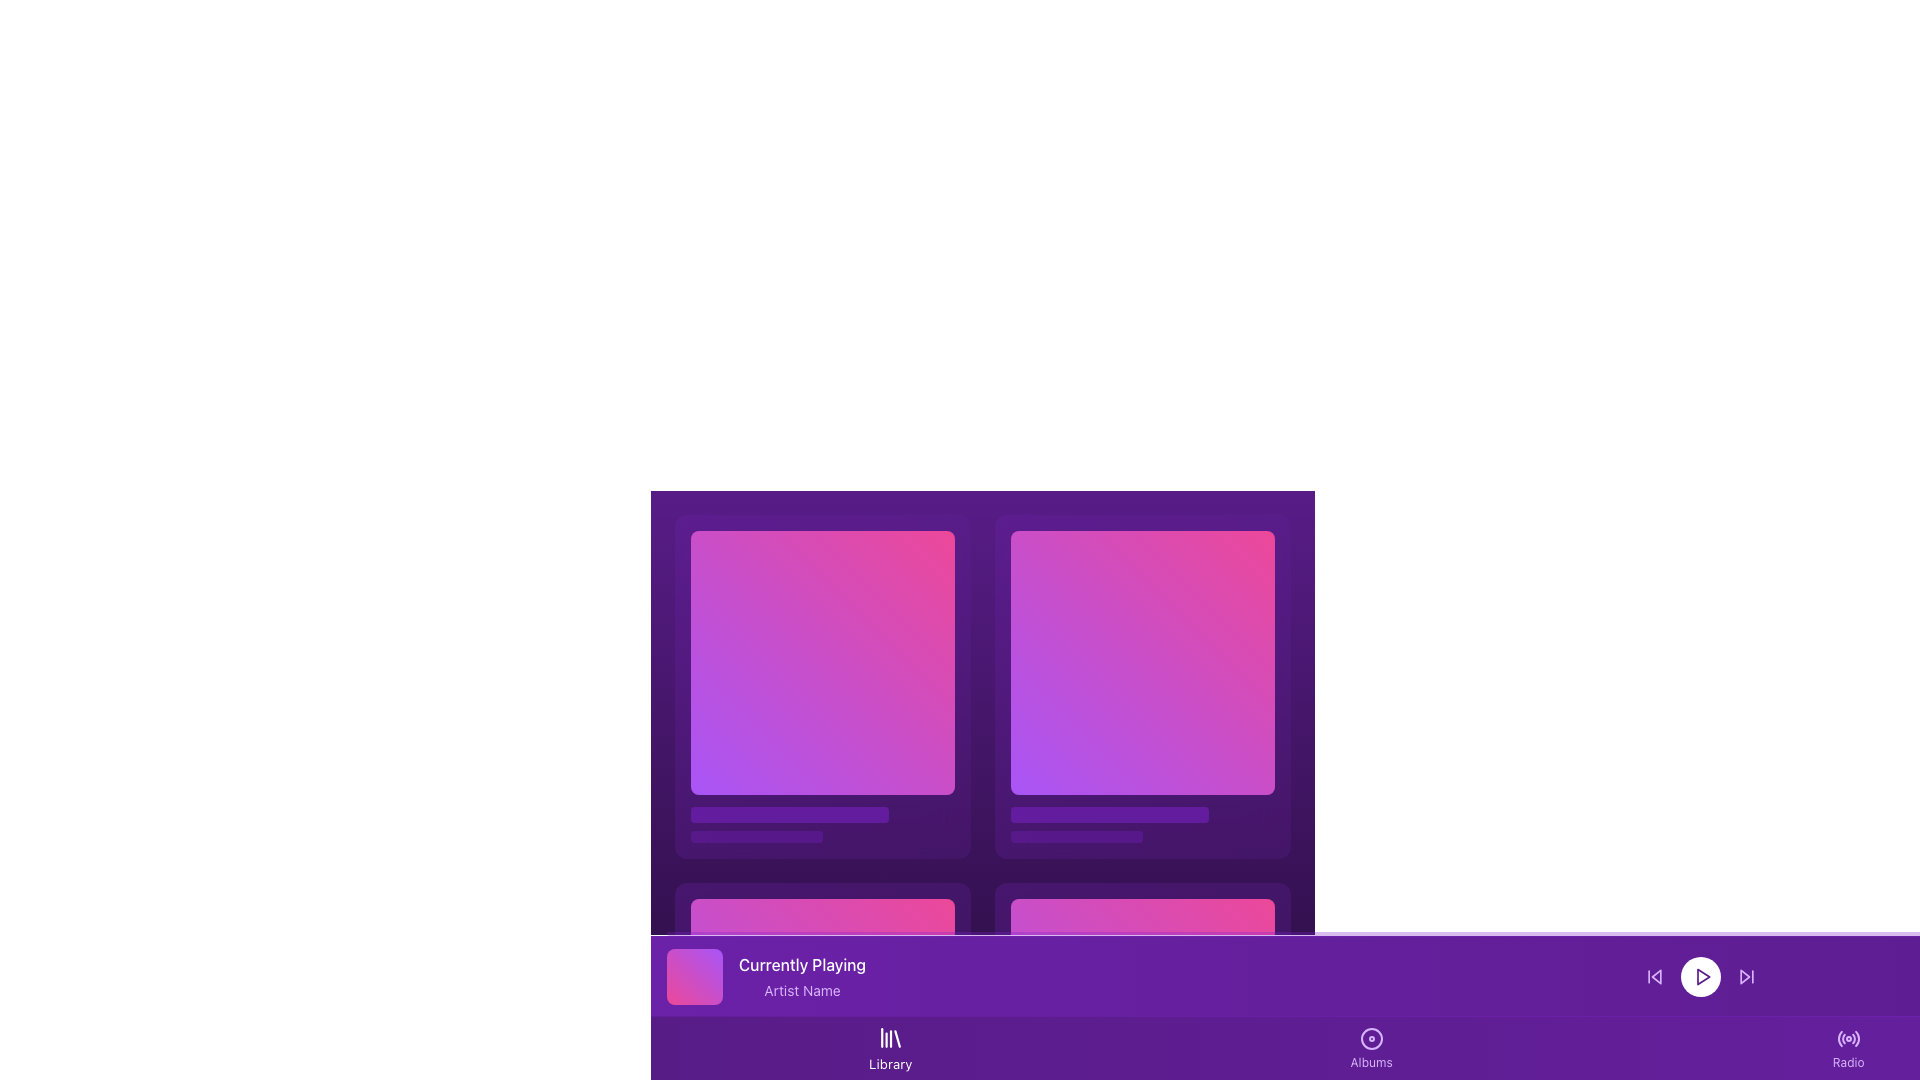  What do you see at coordinates (1745, 975) in the screenshot?
I see `the purple forward arrow button, which is the third icon in the rightmost position of the playback controls in the footer, to skip to the next track` at bounding box center [1745, 975].